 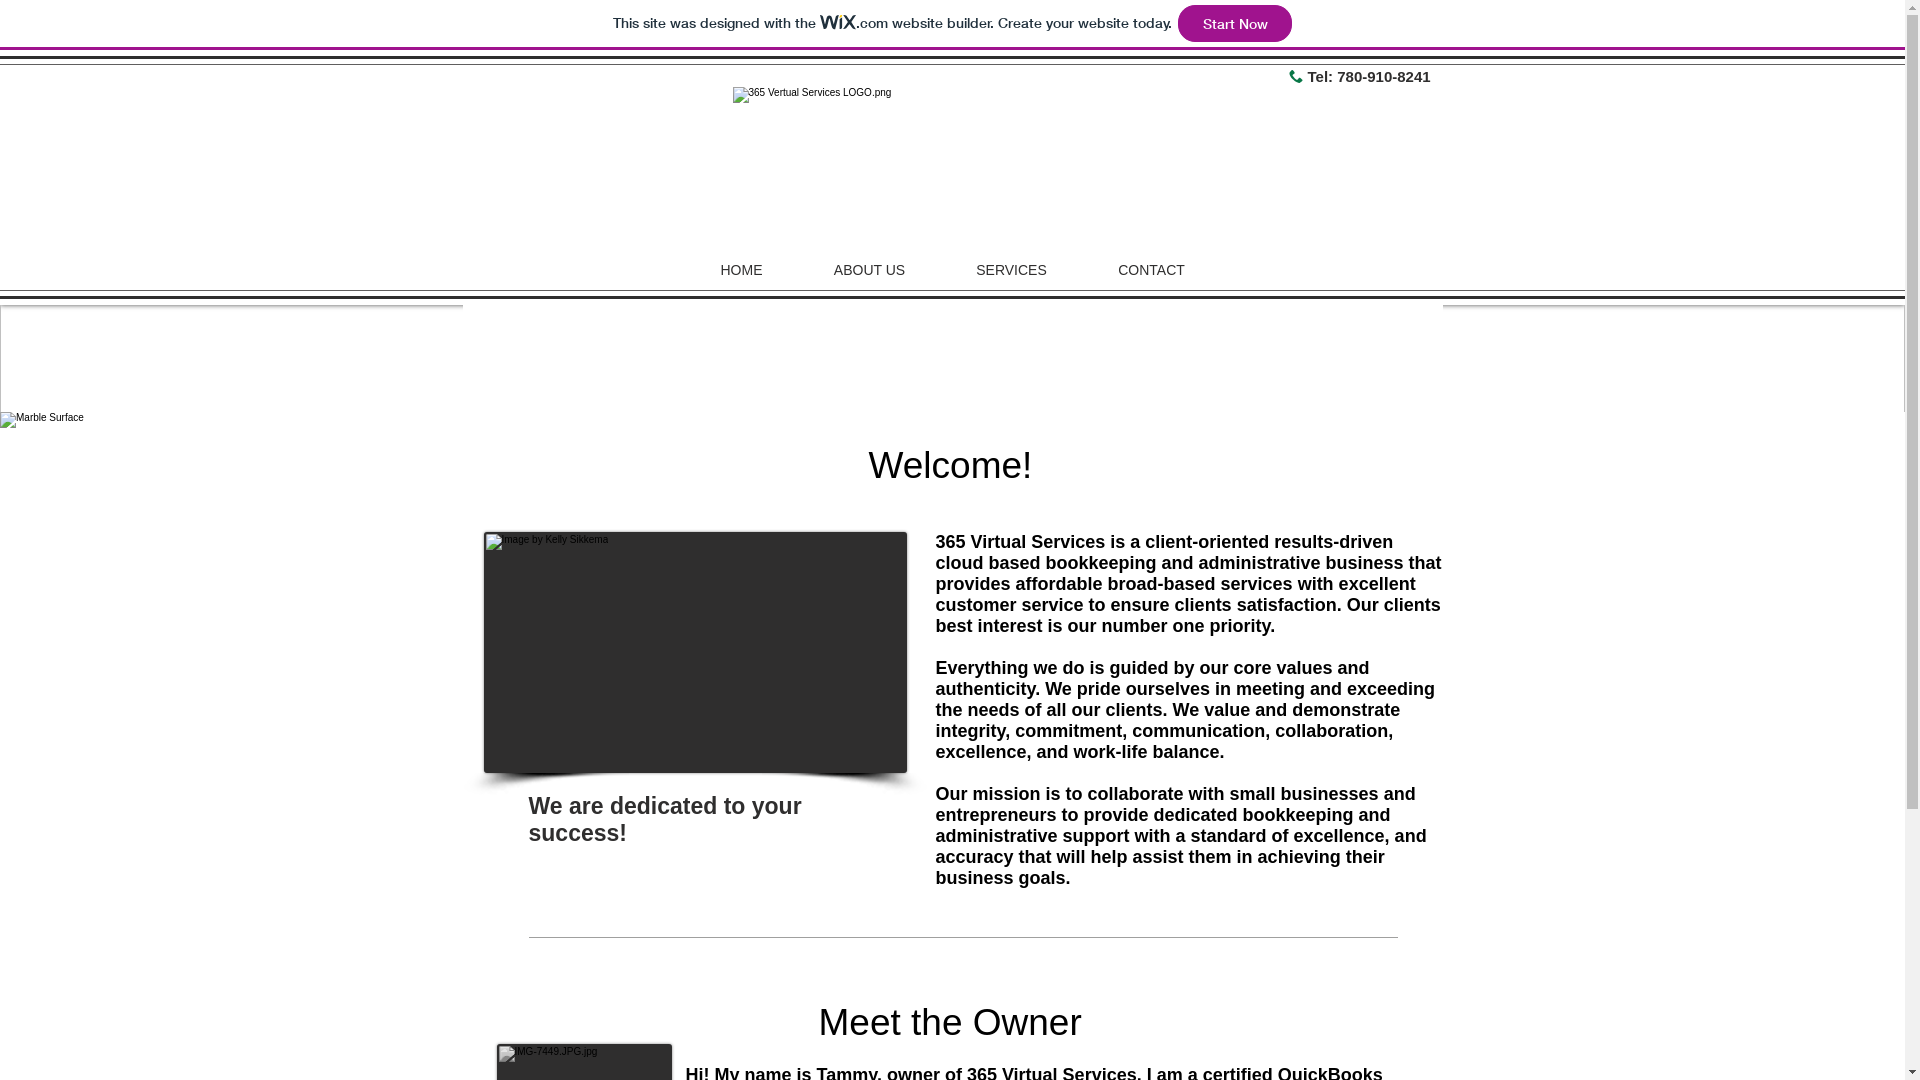 What do you see at coordinates (1080, 270) in the screenshot?
I see `'CONTACT'` at bounding box center [1080, 270].